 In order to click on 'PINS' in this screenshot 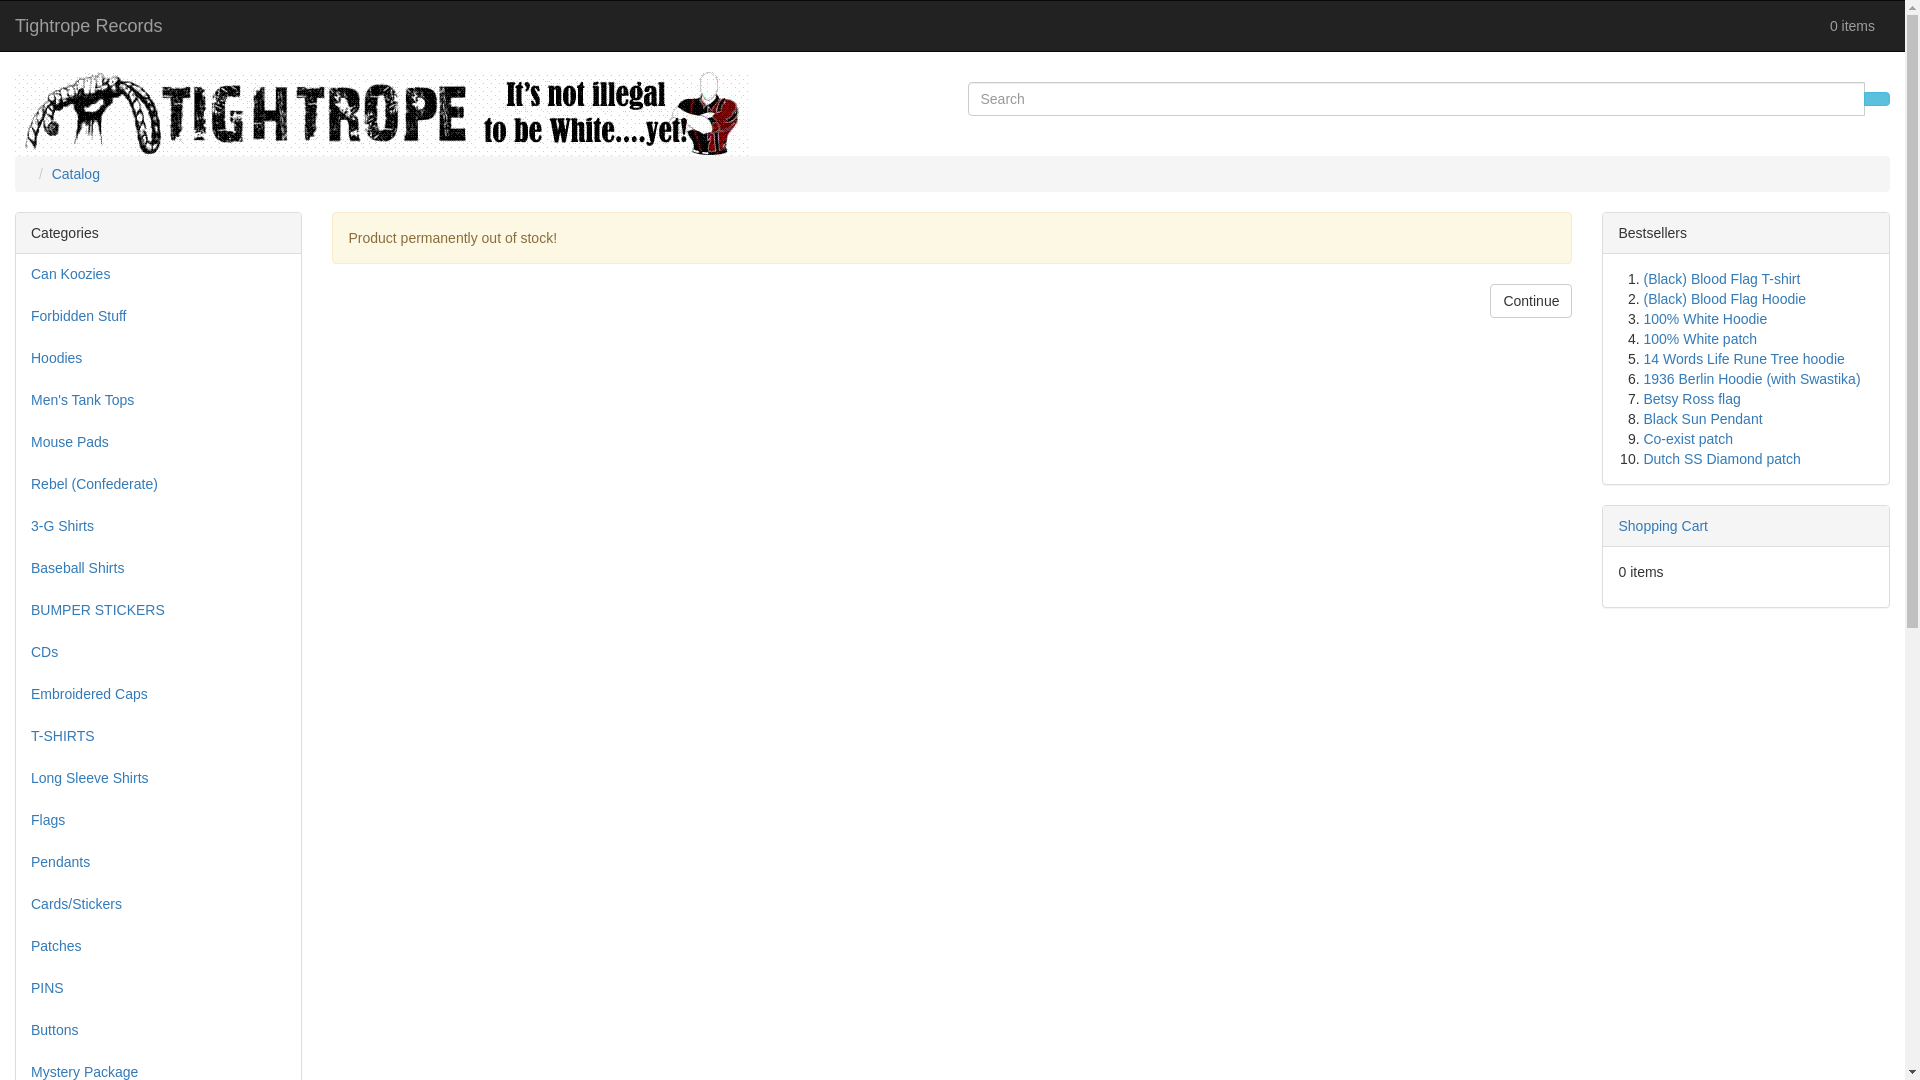, I will do `click(157, 986)`.